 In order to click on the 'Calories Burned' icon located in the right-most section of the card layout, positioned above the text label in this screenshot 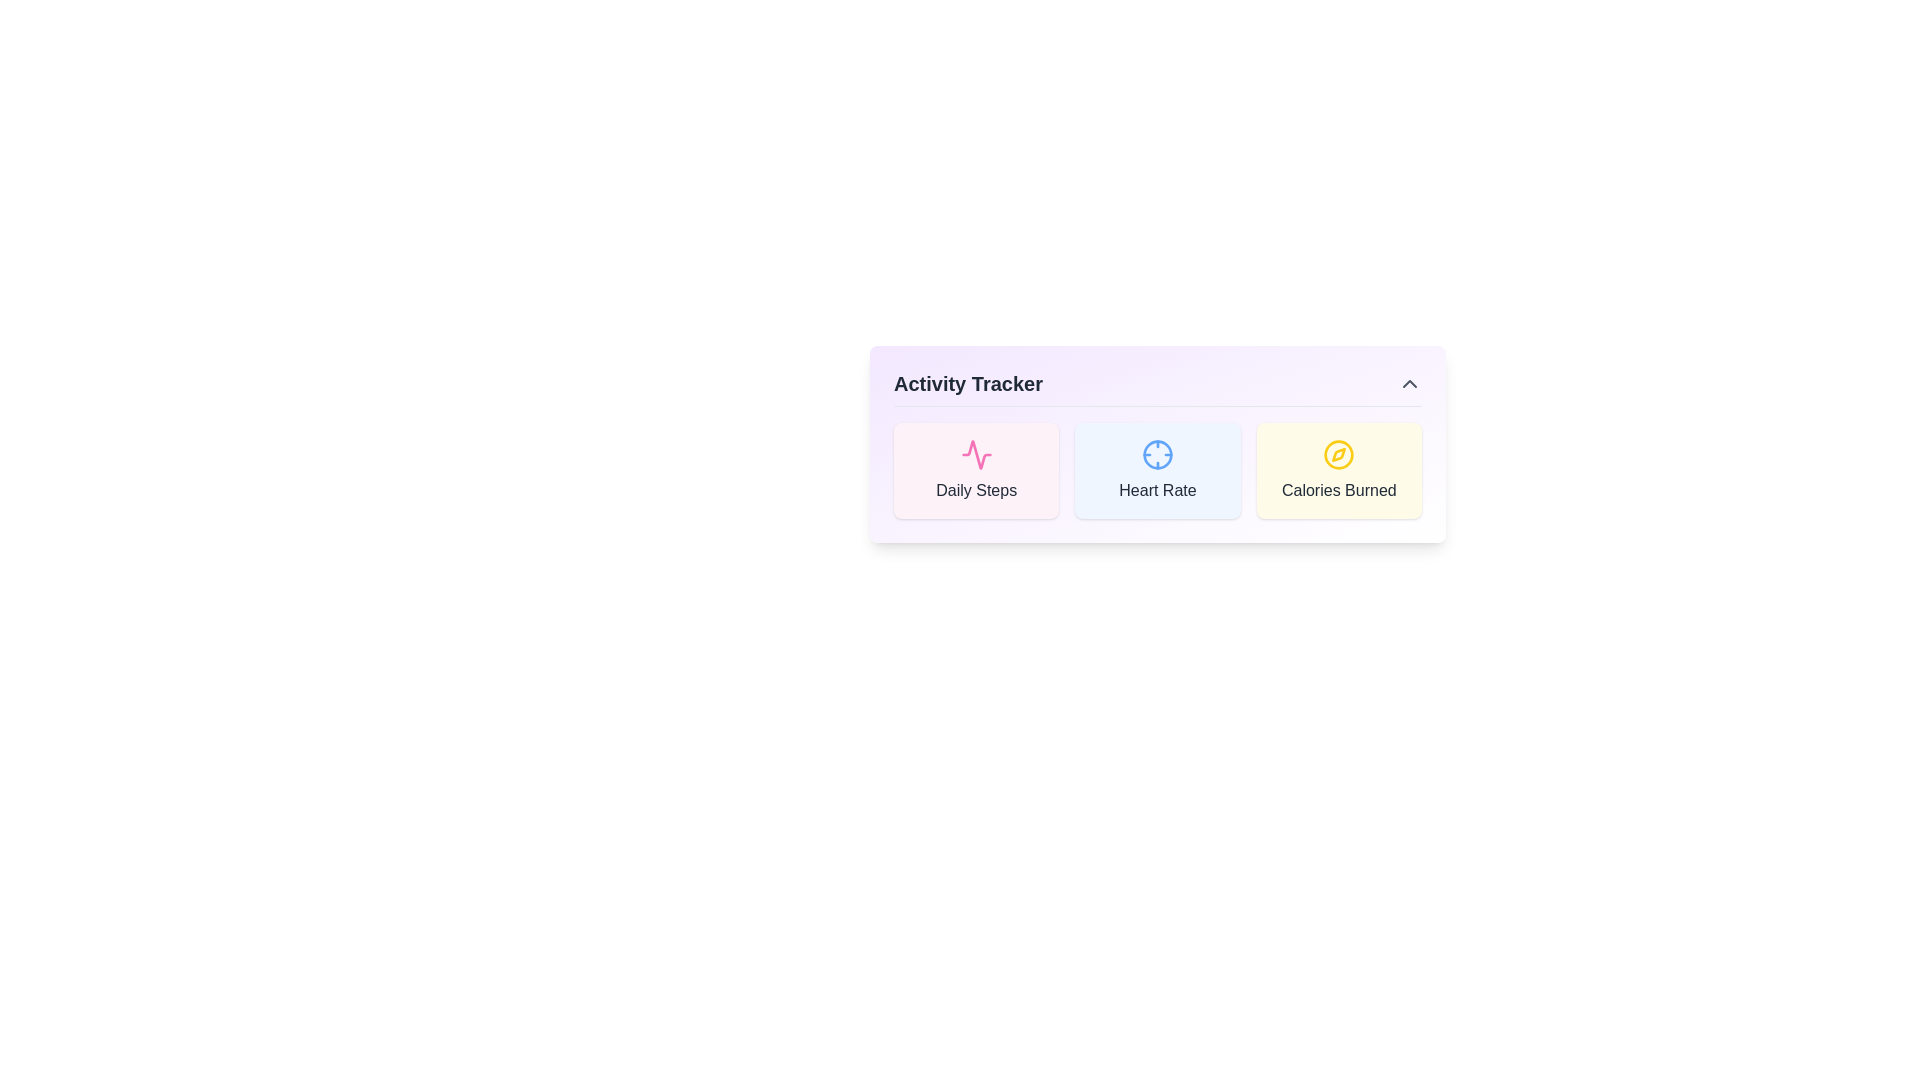, I will do `click(1339, 455)`.